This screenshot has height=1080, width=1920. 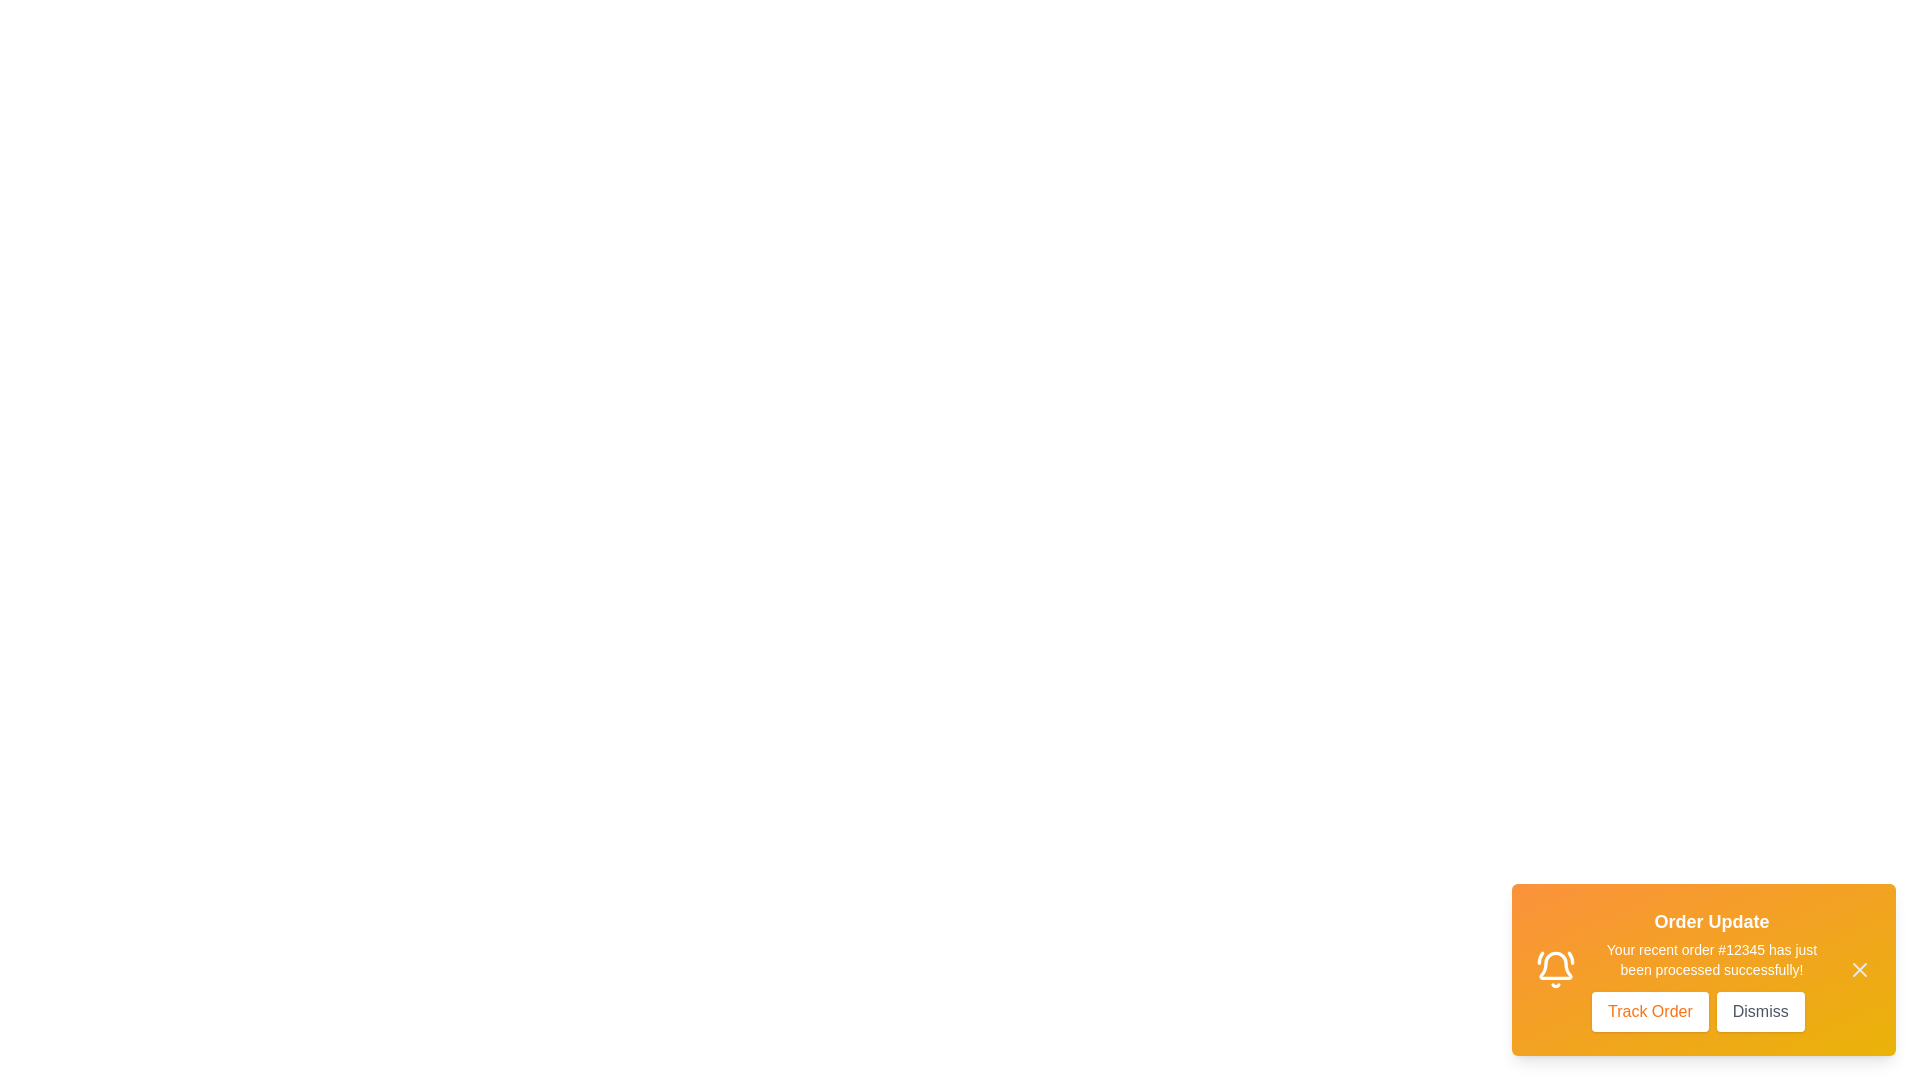 What do you see at coordinates (1760, 1011) in the screenshot?
I see `the 'Dismiss' button to close the notification` at bounding box center [1760, 1011].